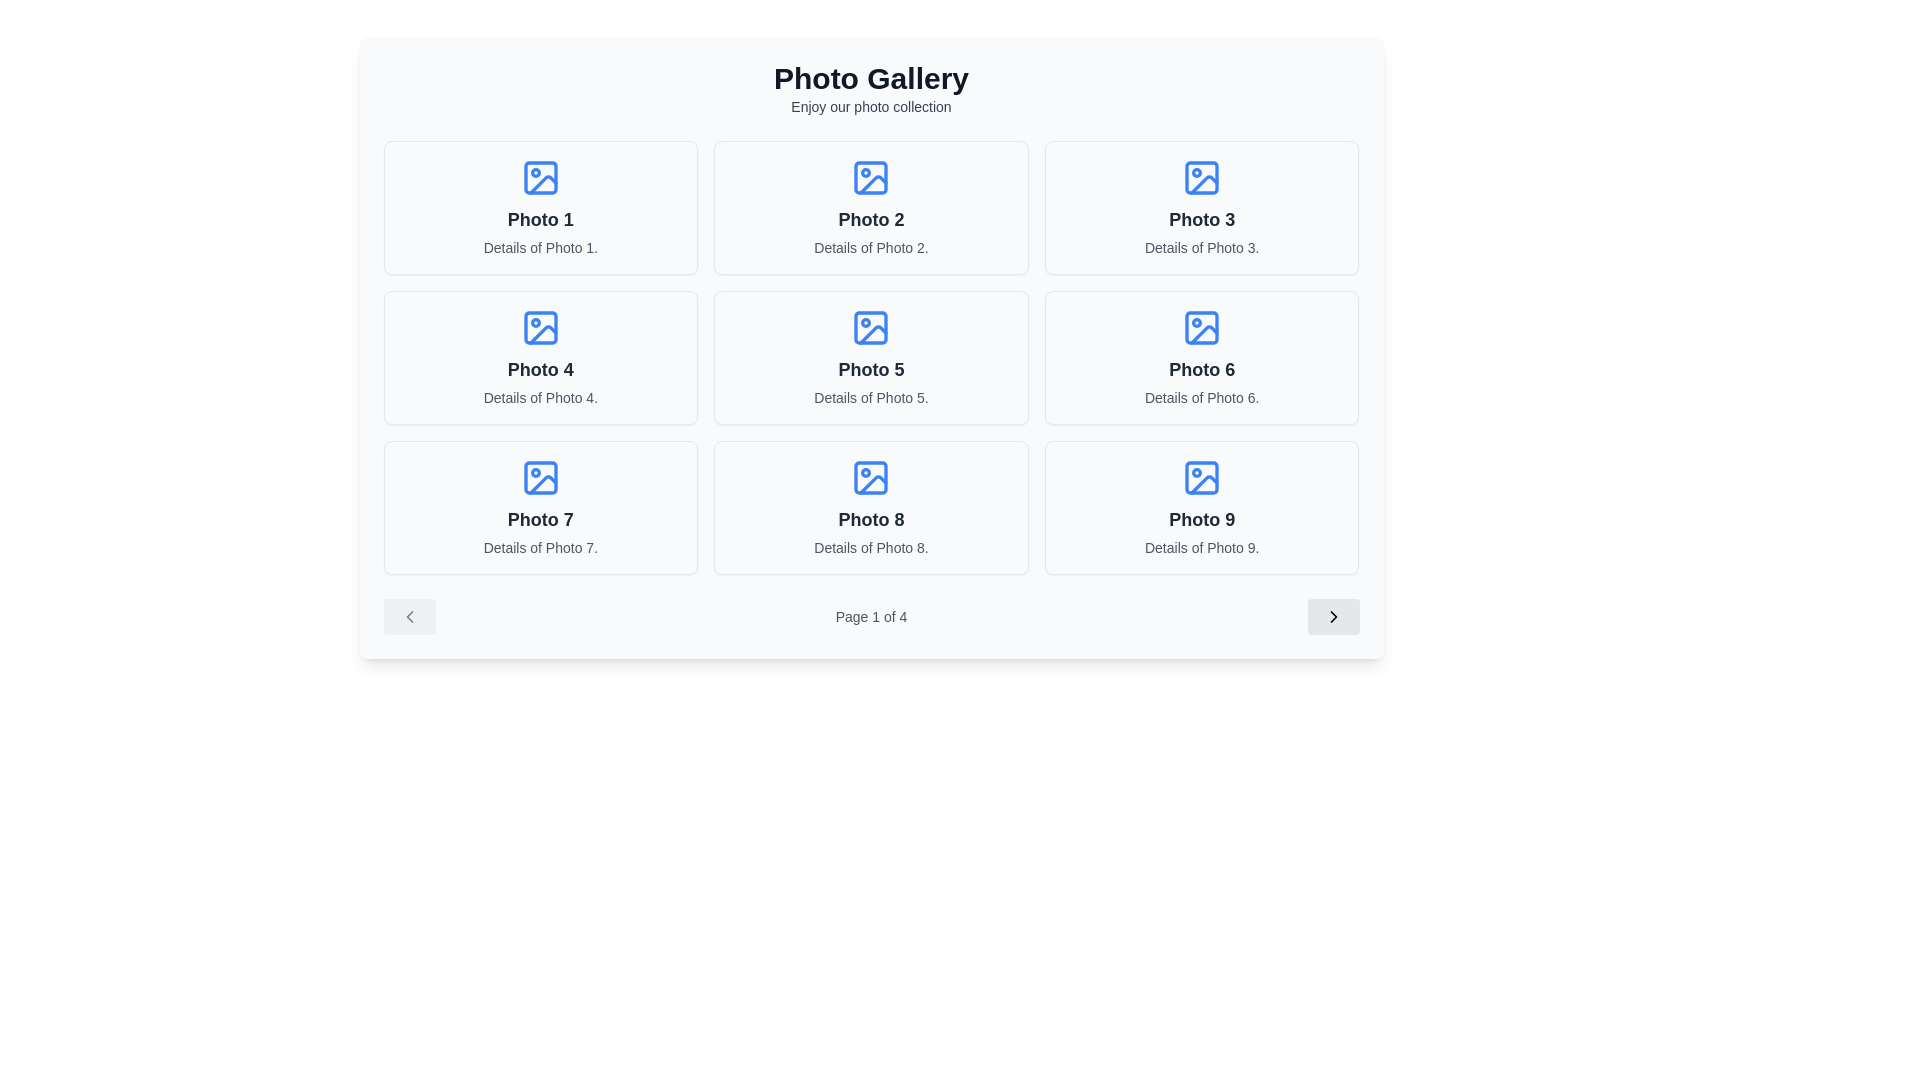 This screenshot has height=1080, width=1920. Describe the element at coordinates (1201, 357) in the screenshot. I see `the card representing 'Photo 6' in the gallery to focus or interact with it` at that location.